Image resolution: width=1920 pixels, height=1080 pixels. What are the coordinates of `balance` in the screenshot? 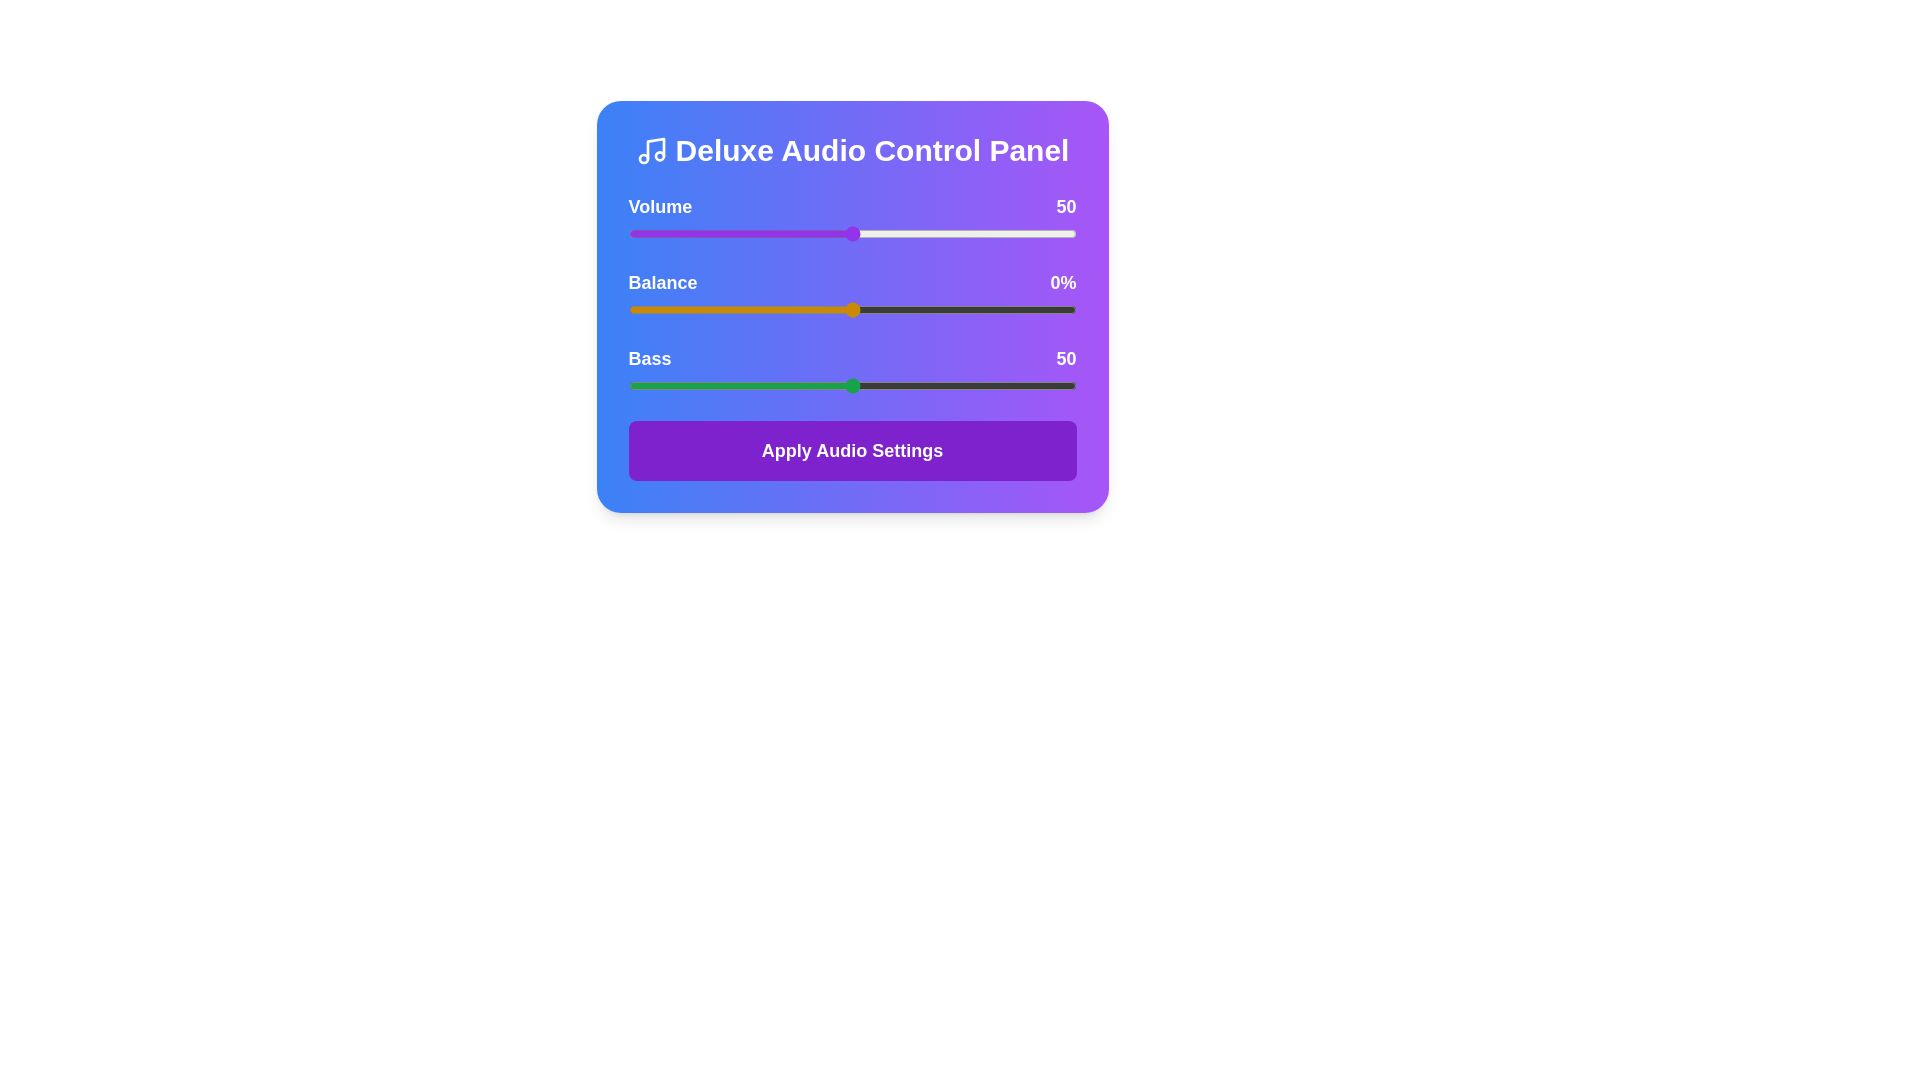 It's located at (748, 309).